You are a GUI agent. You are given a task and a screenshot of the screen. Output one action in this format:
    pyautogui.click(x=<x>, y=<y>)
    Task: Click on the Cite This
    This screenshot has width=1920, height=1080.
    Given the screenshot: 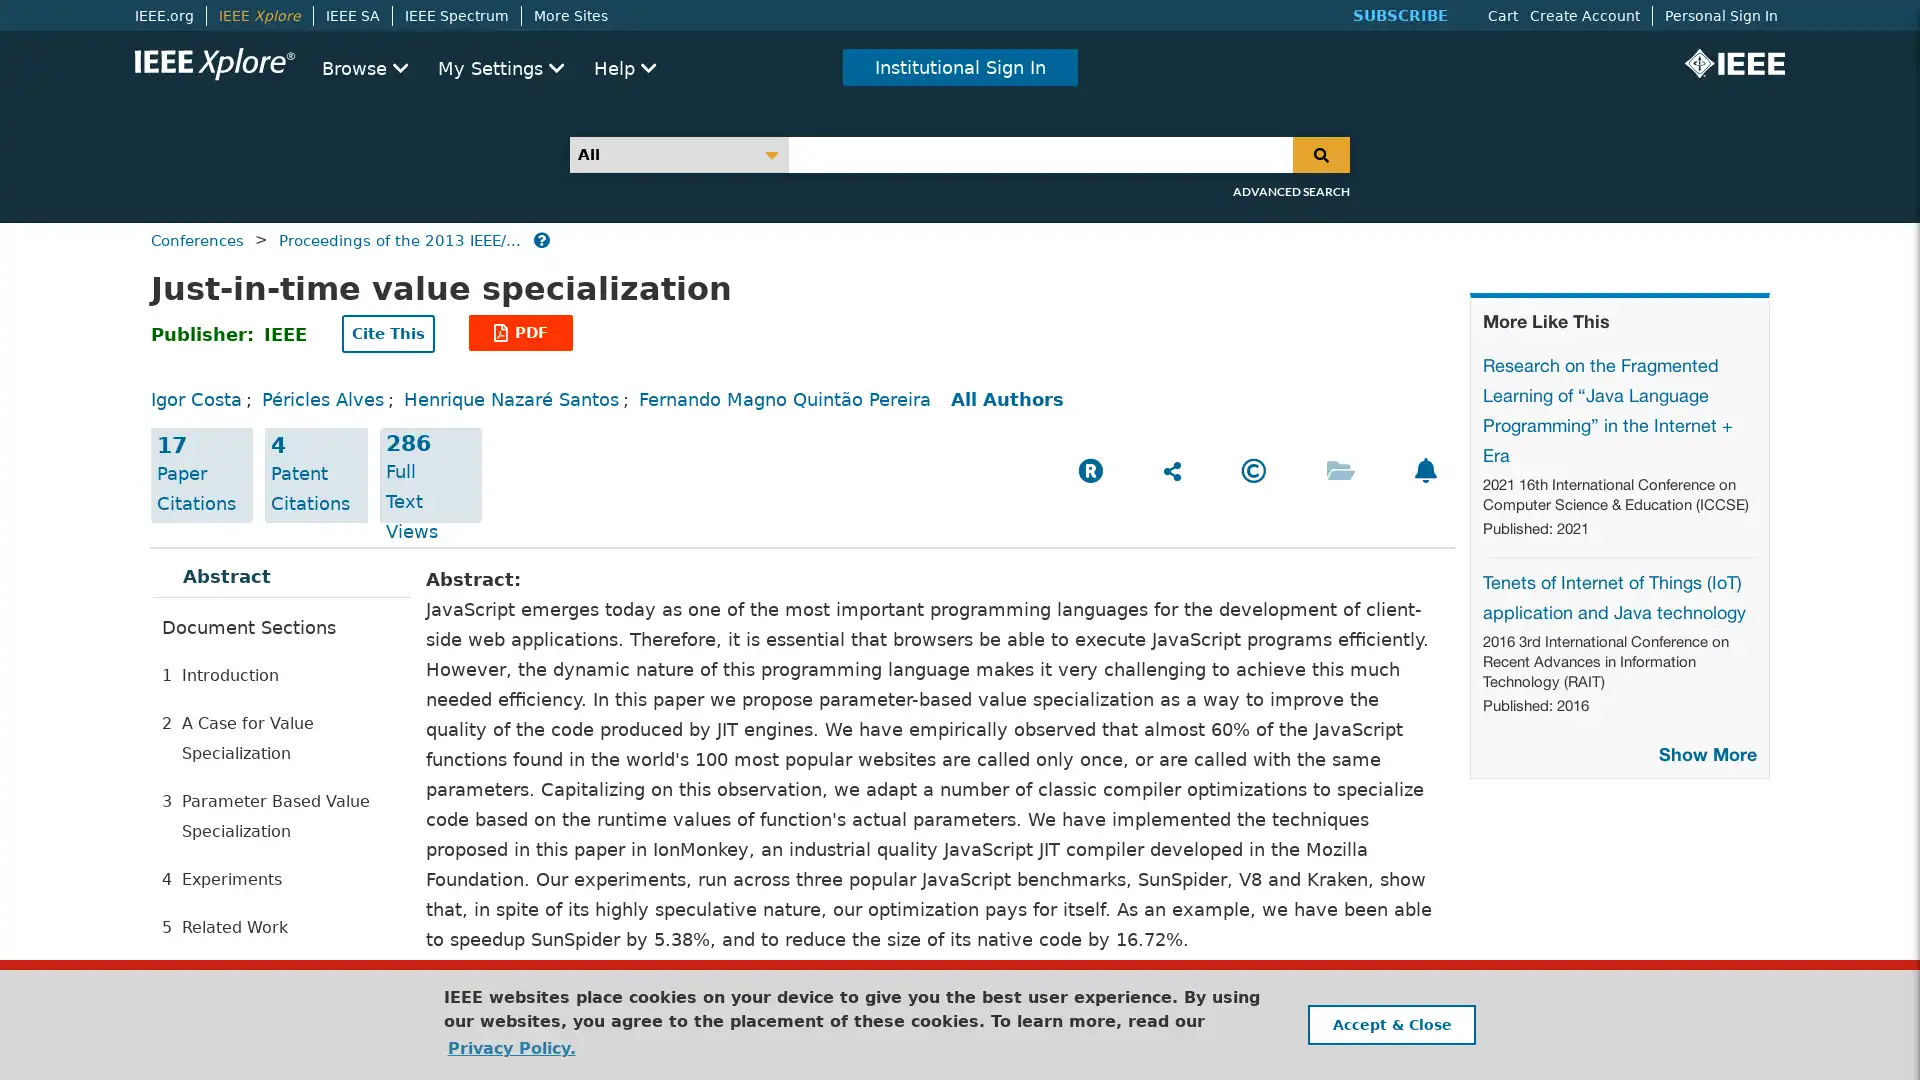 What is the action you would take?
    pyautogui.click(x=388, y=333)
    